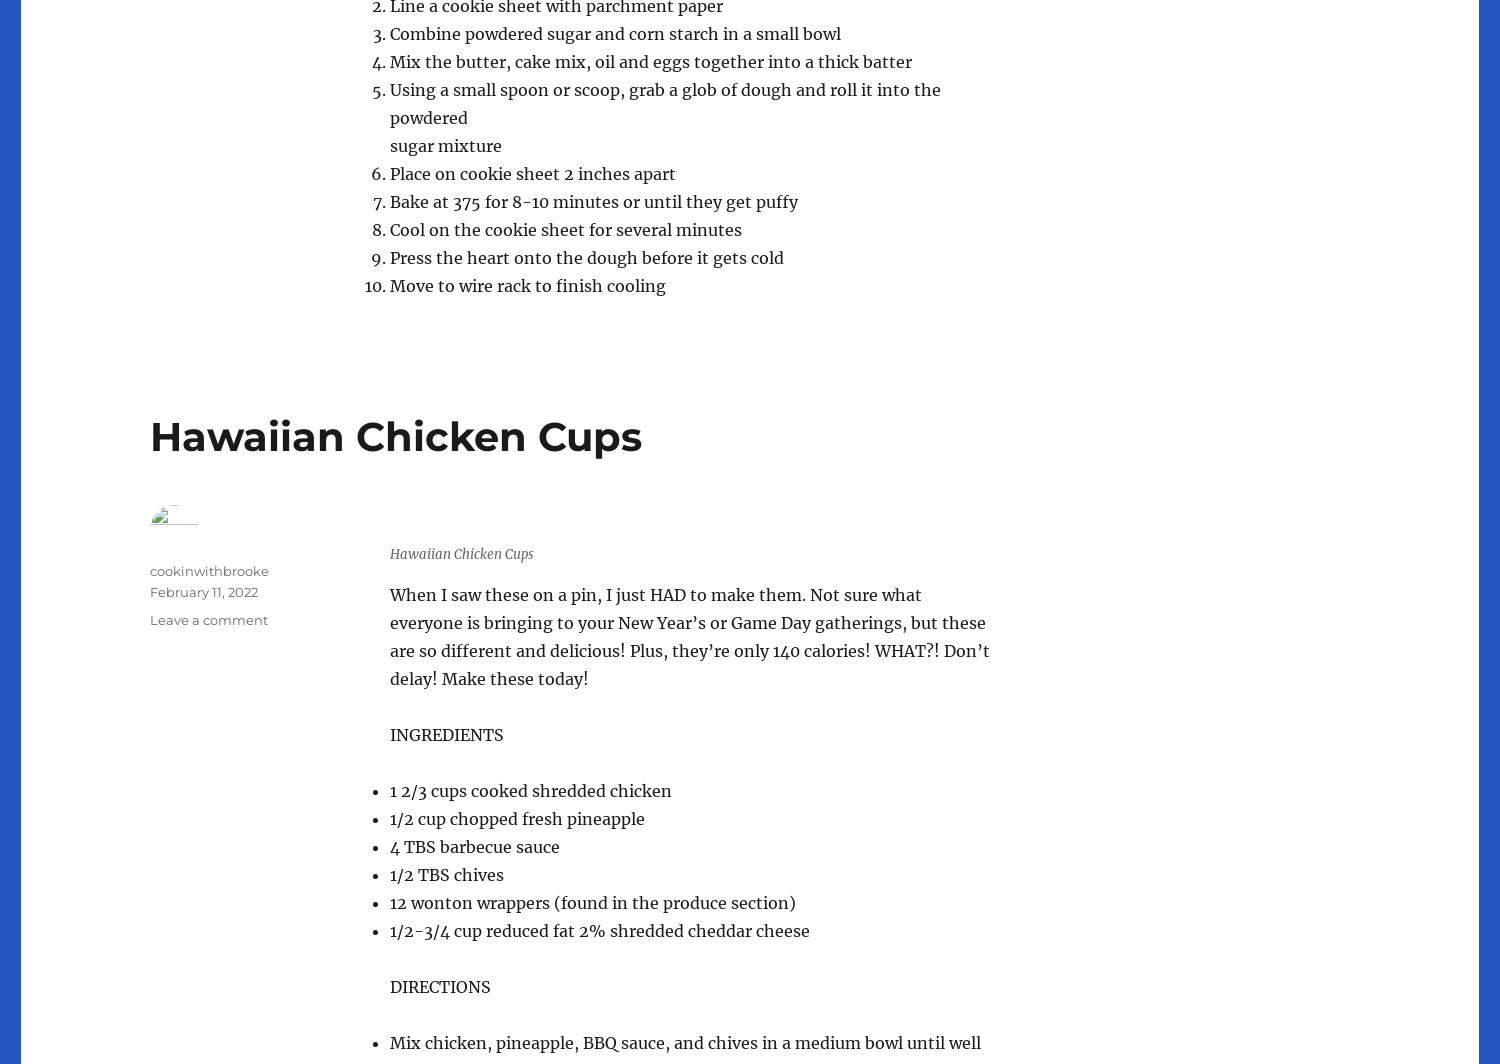 This screenshot has height=1064, width=1500. Describe the element at coordinates (444, 145) in the screenshot. I see `'sugar mixture'` at that location.